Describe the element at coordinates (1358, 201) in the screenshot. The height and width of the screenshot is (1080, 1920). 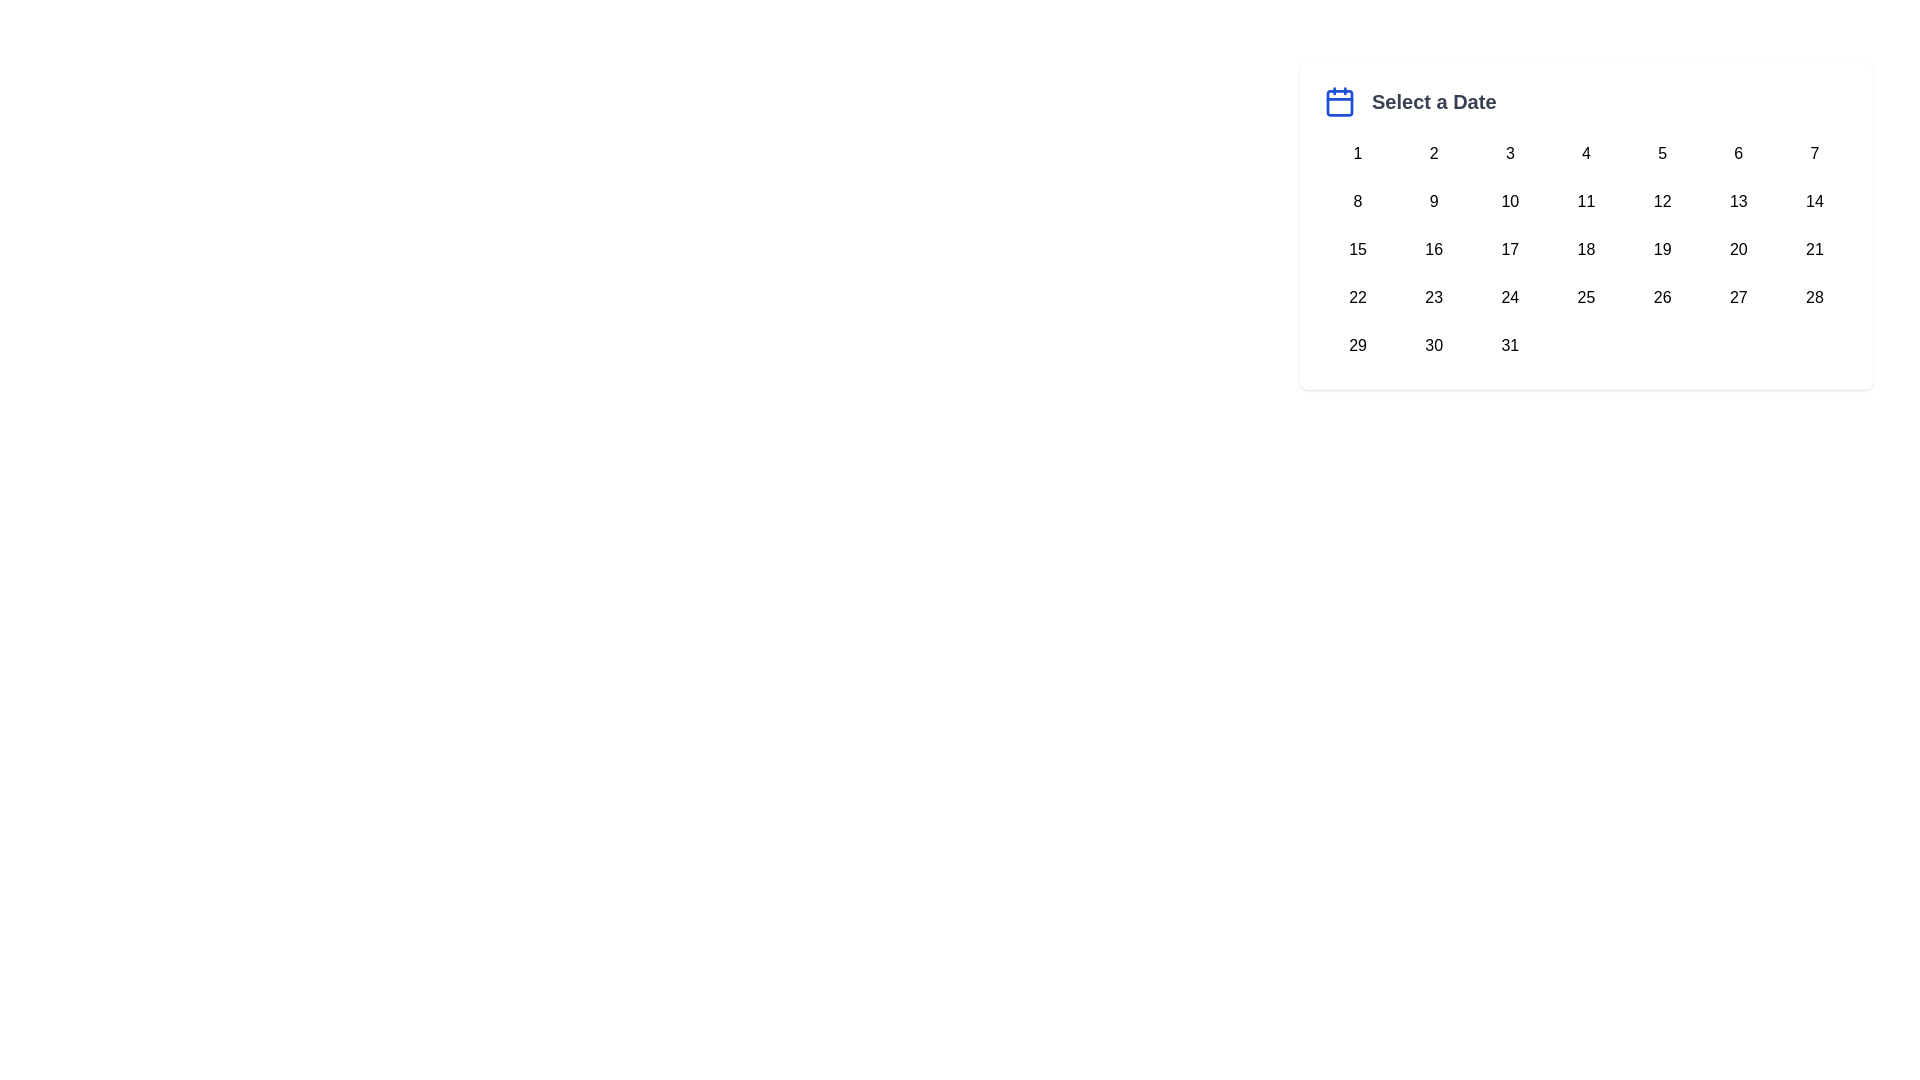
I see `the rectangular button with rounded corners that displays the number '8'` at that location.